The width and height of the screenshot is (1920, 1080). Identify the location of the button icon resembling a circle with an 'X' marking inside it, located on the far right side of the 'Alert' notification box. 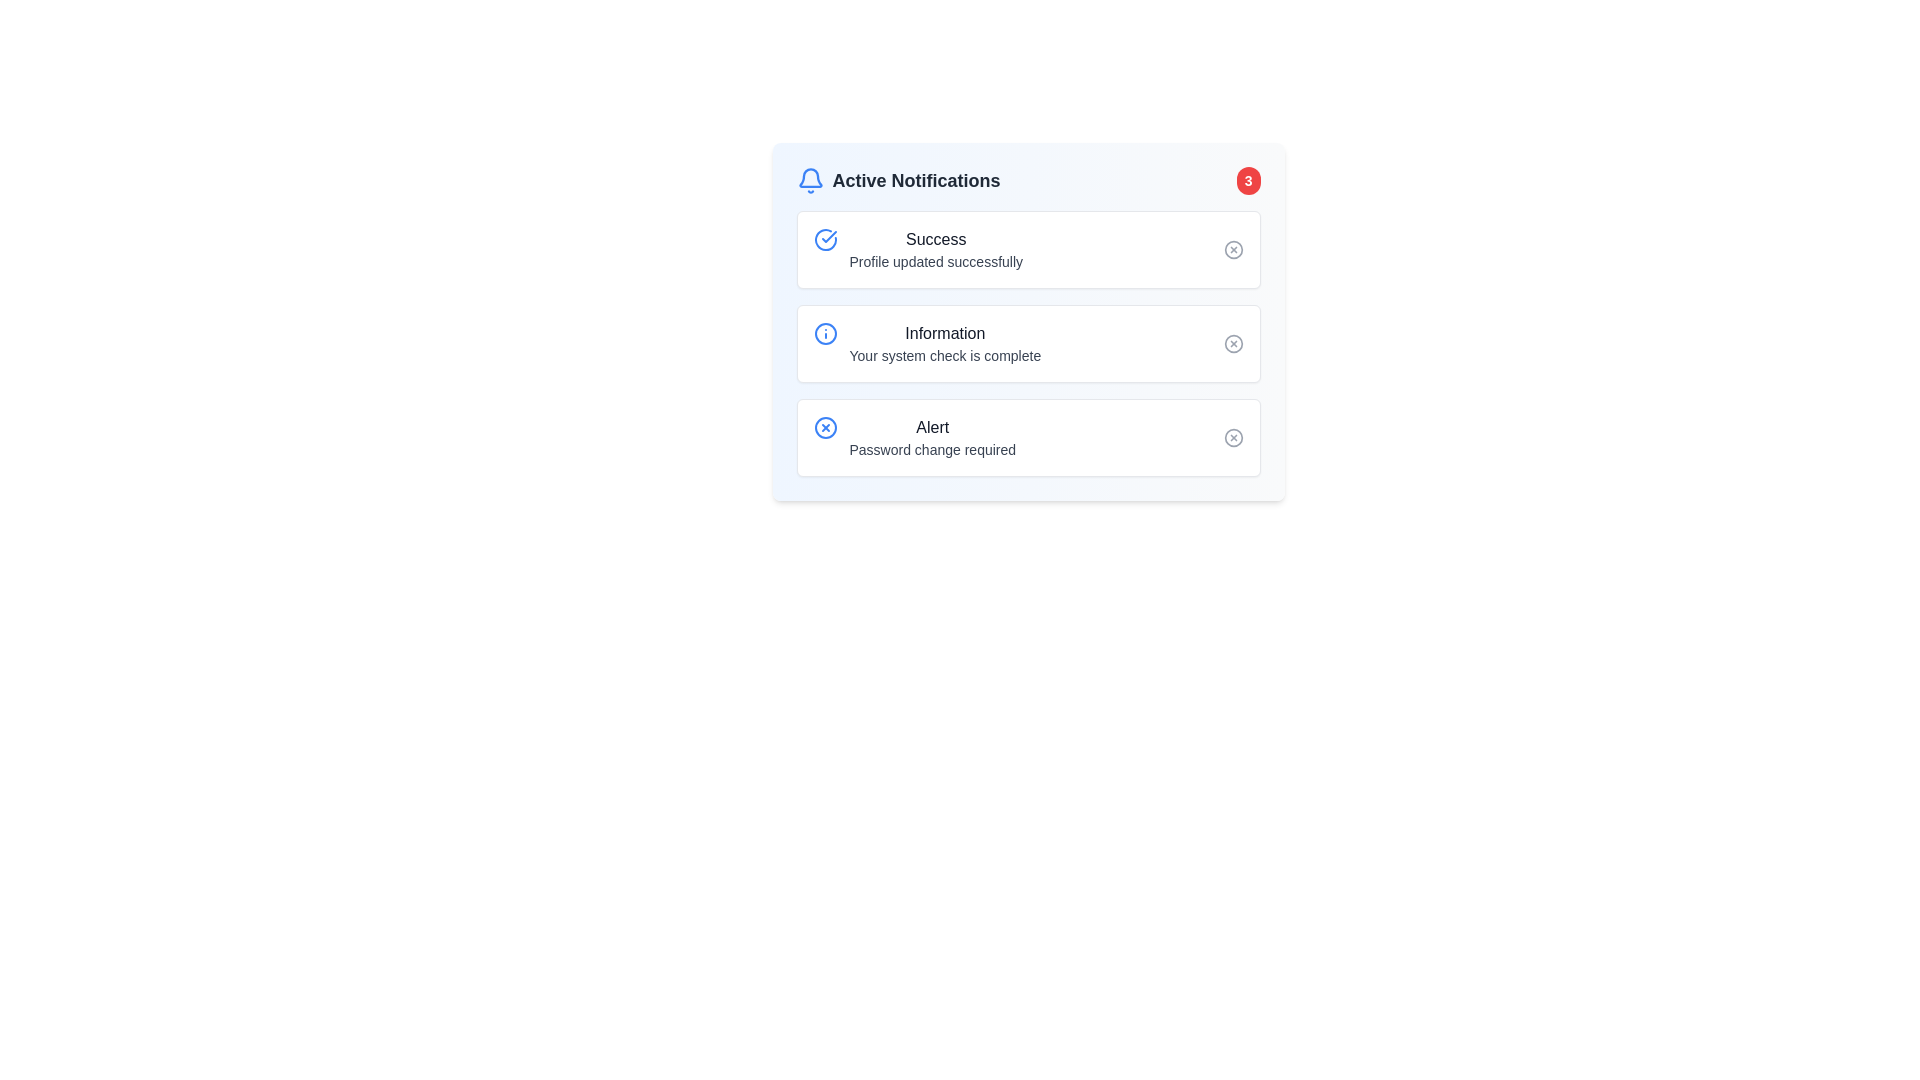
(1232, 437).